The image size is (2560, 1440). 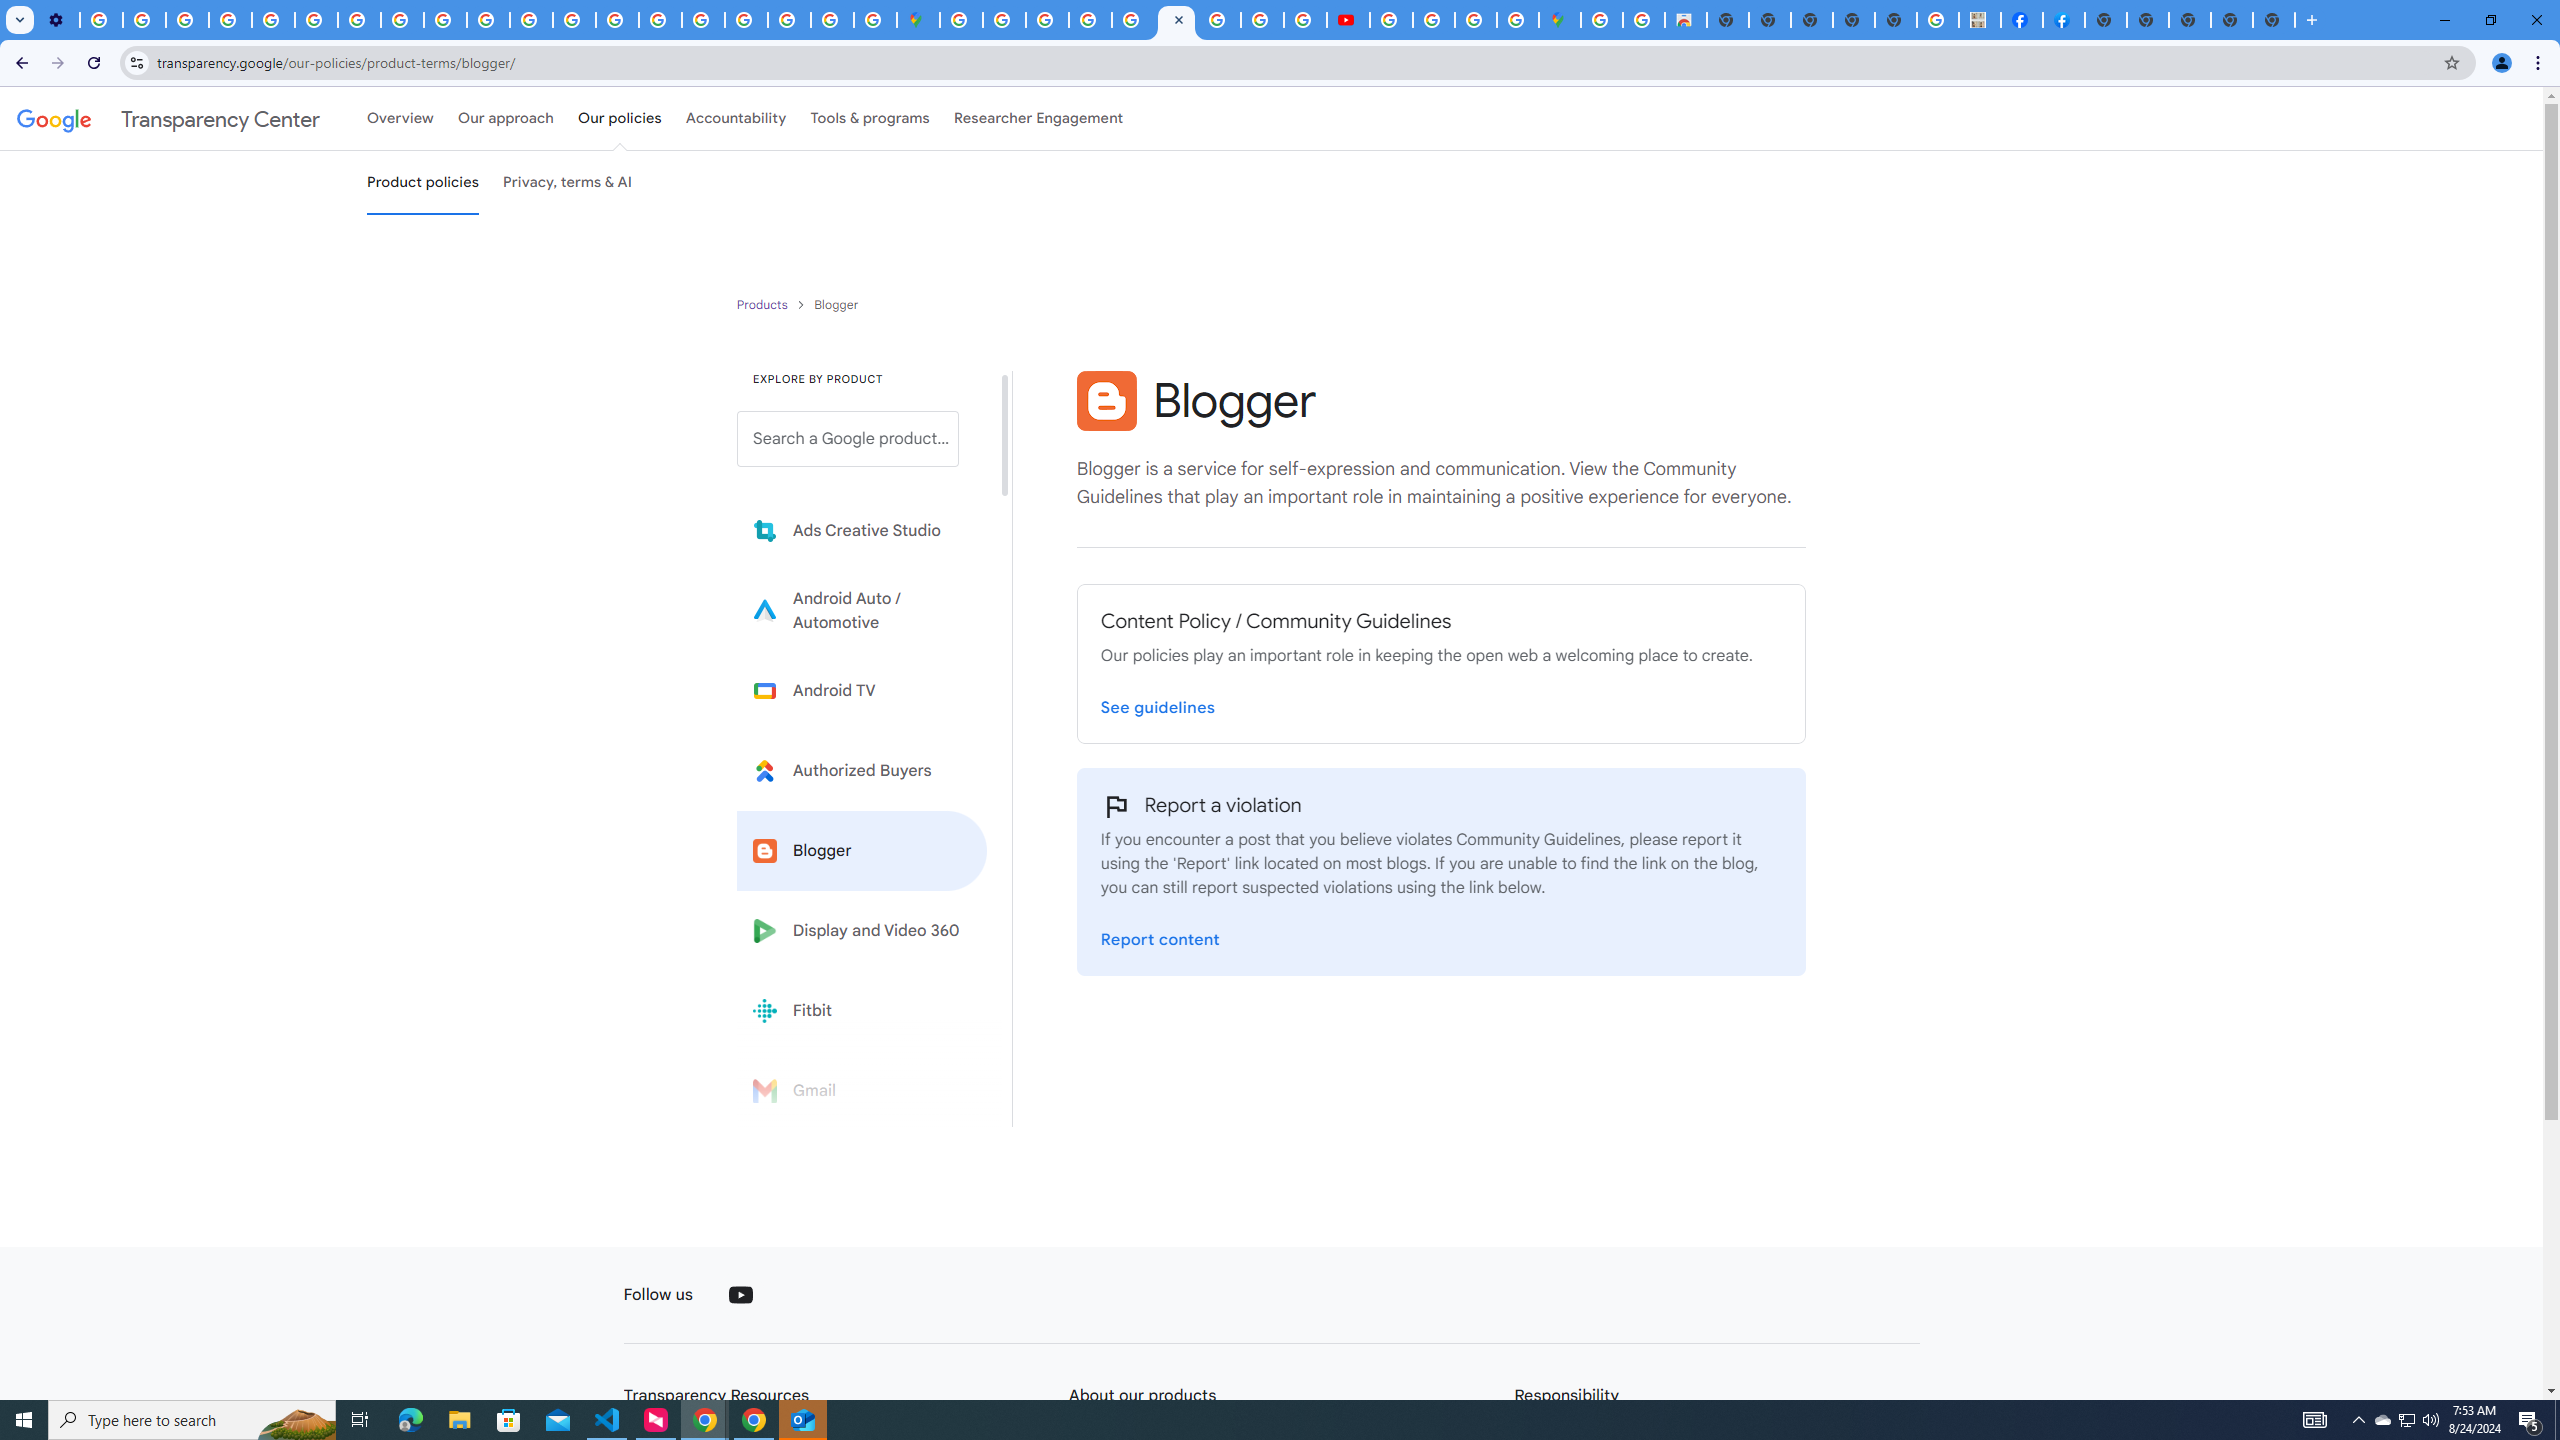 What do you see at coordinates (273, 19) in the screenshot?
I see `'Privacy Help Center - Policies Help'` at bounding box center [273, 19].